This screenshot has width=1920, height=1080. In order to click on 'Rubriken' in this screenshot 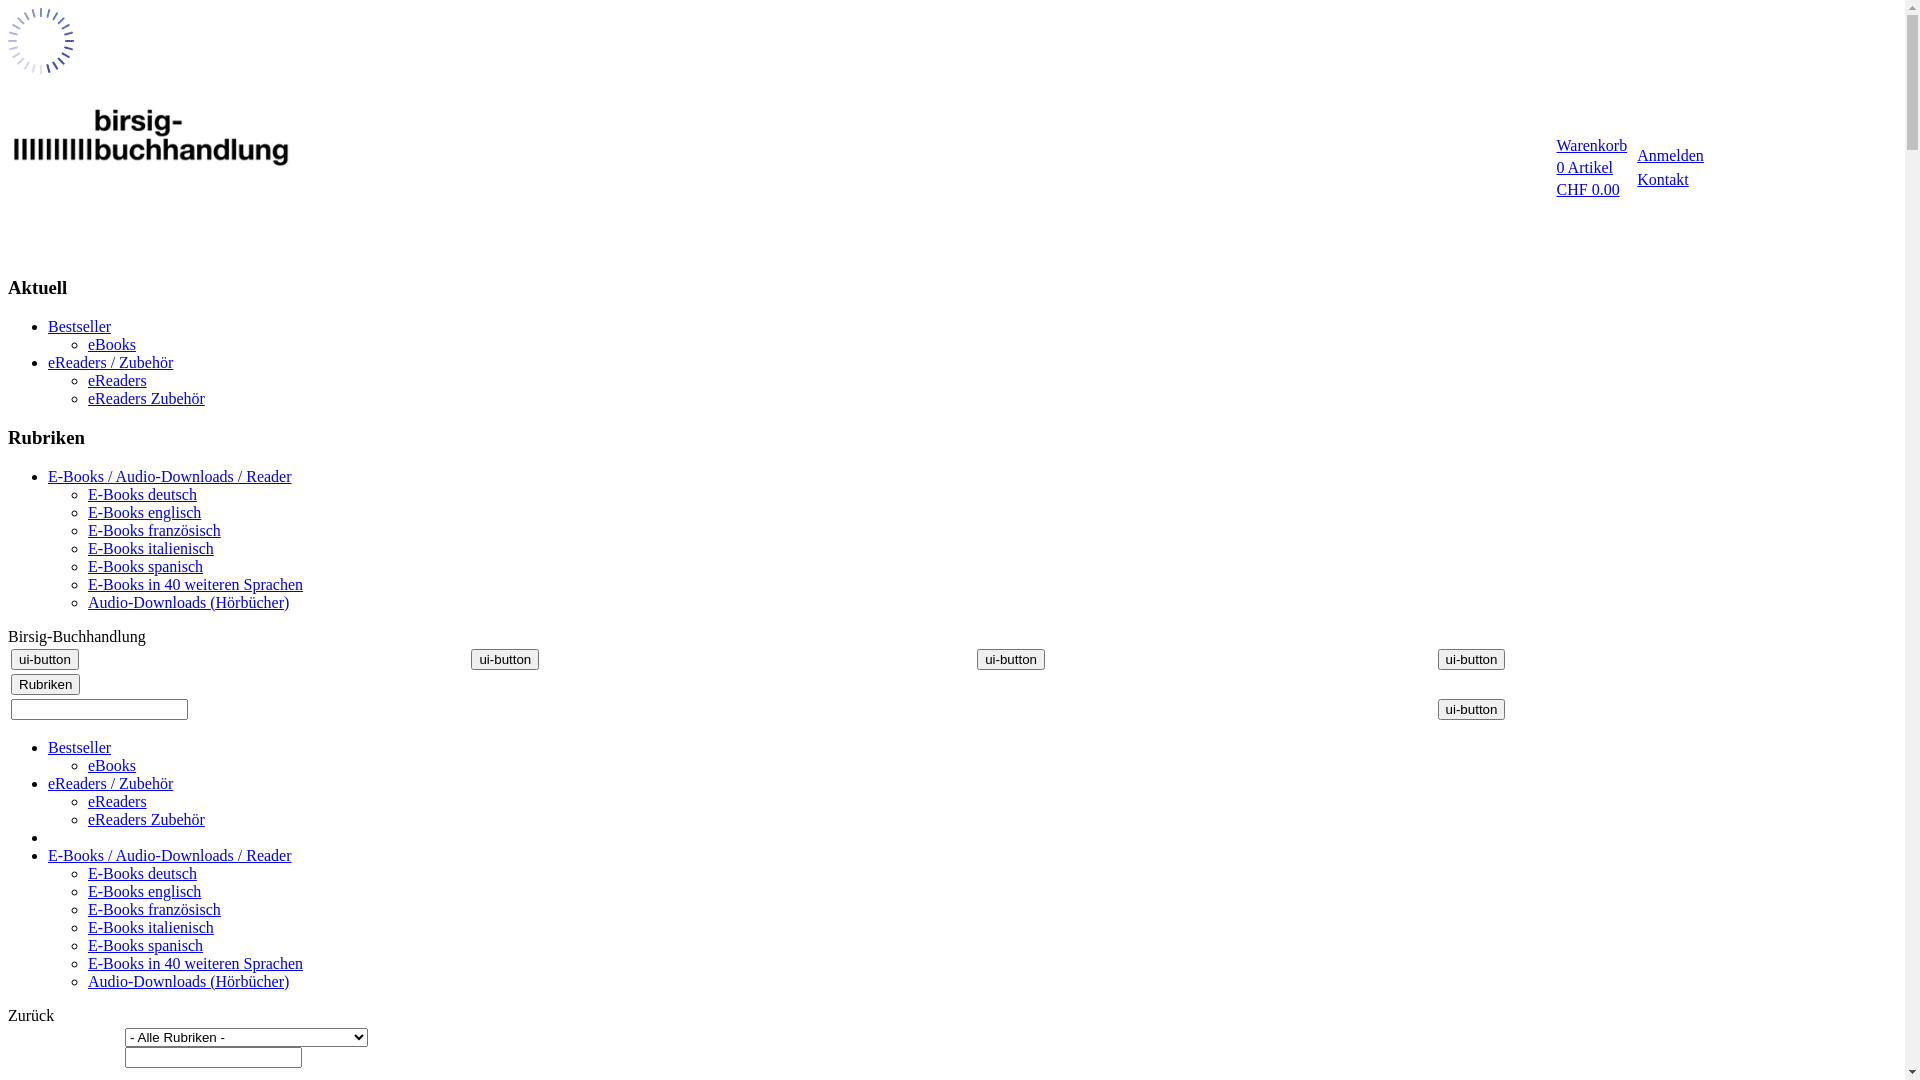, I will do `click(45, 683)`.